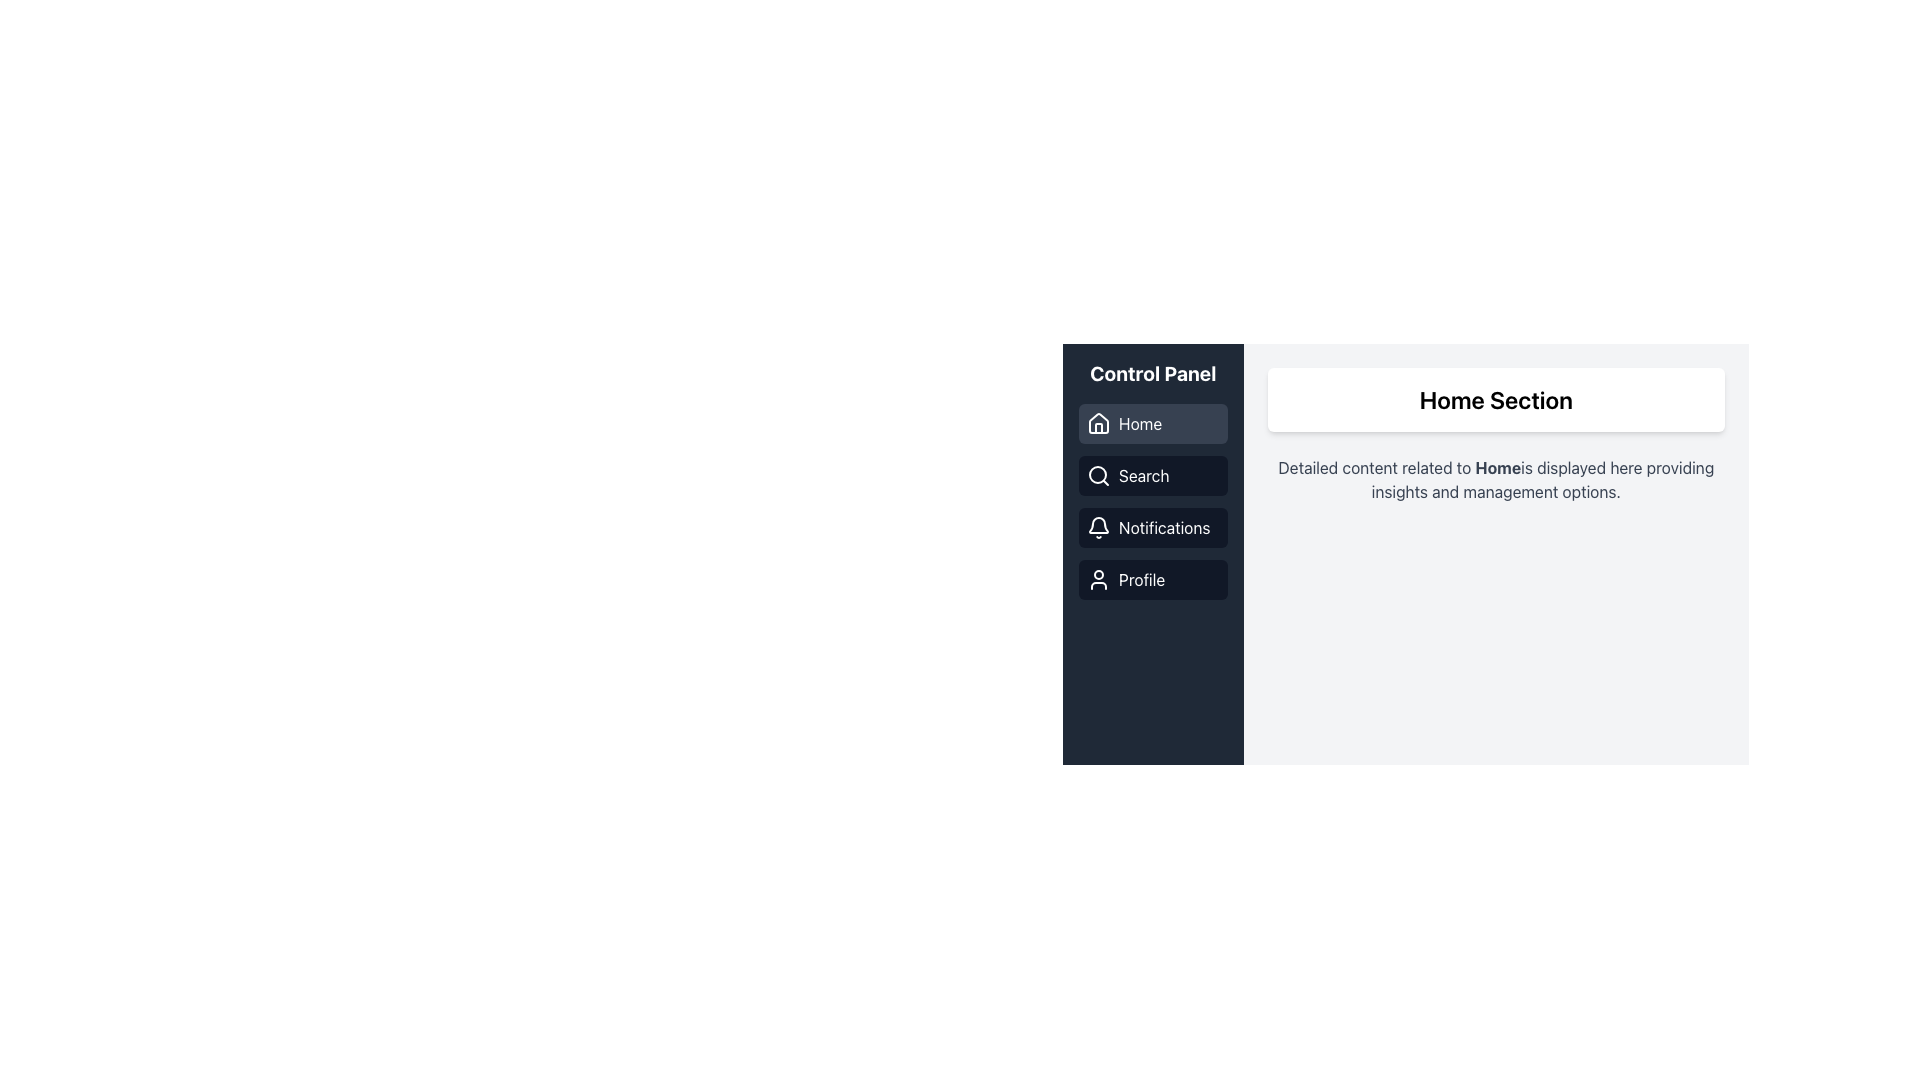 The width and height of the screenshot is (1920, 1080). I want to click on the Informational panel located in the center-right portion of the interface that provides details about the 'Home Section', so click(1405, 542).